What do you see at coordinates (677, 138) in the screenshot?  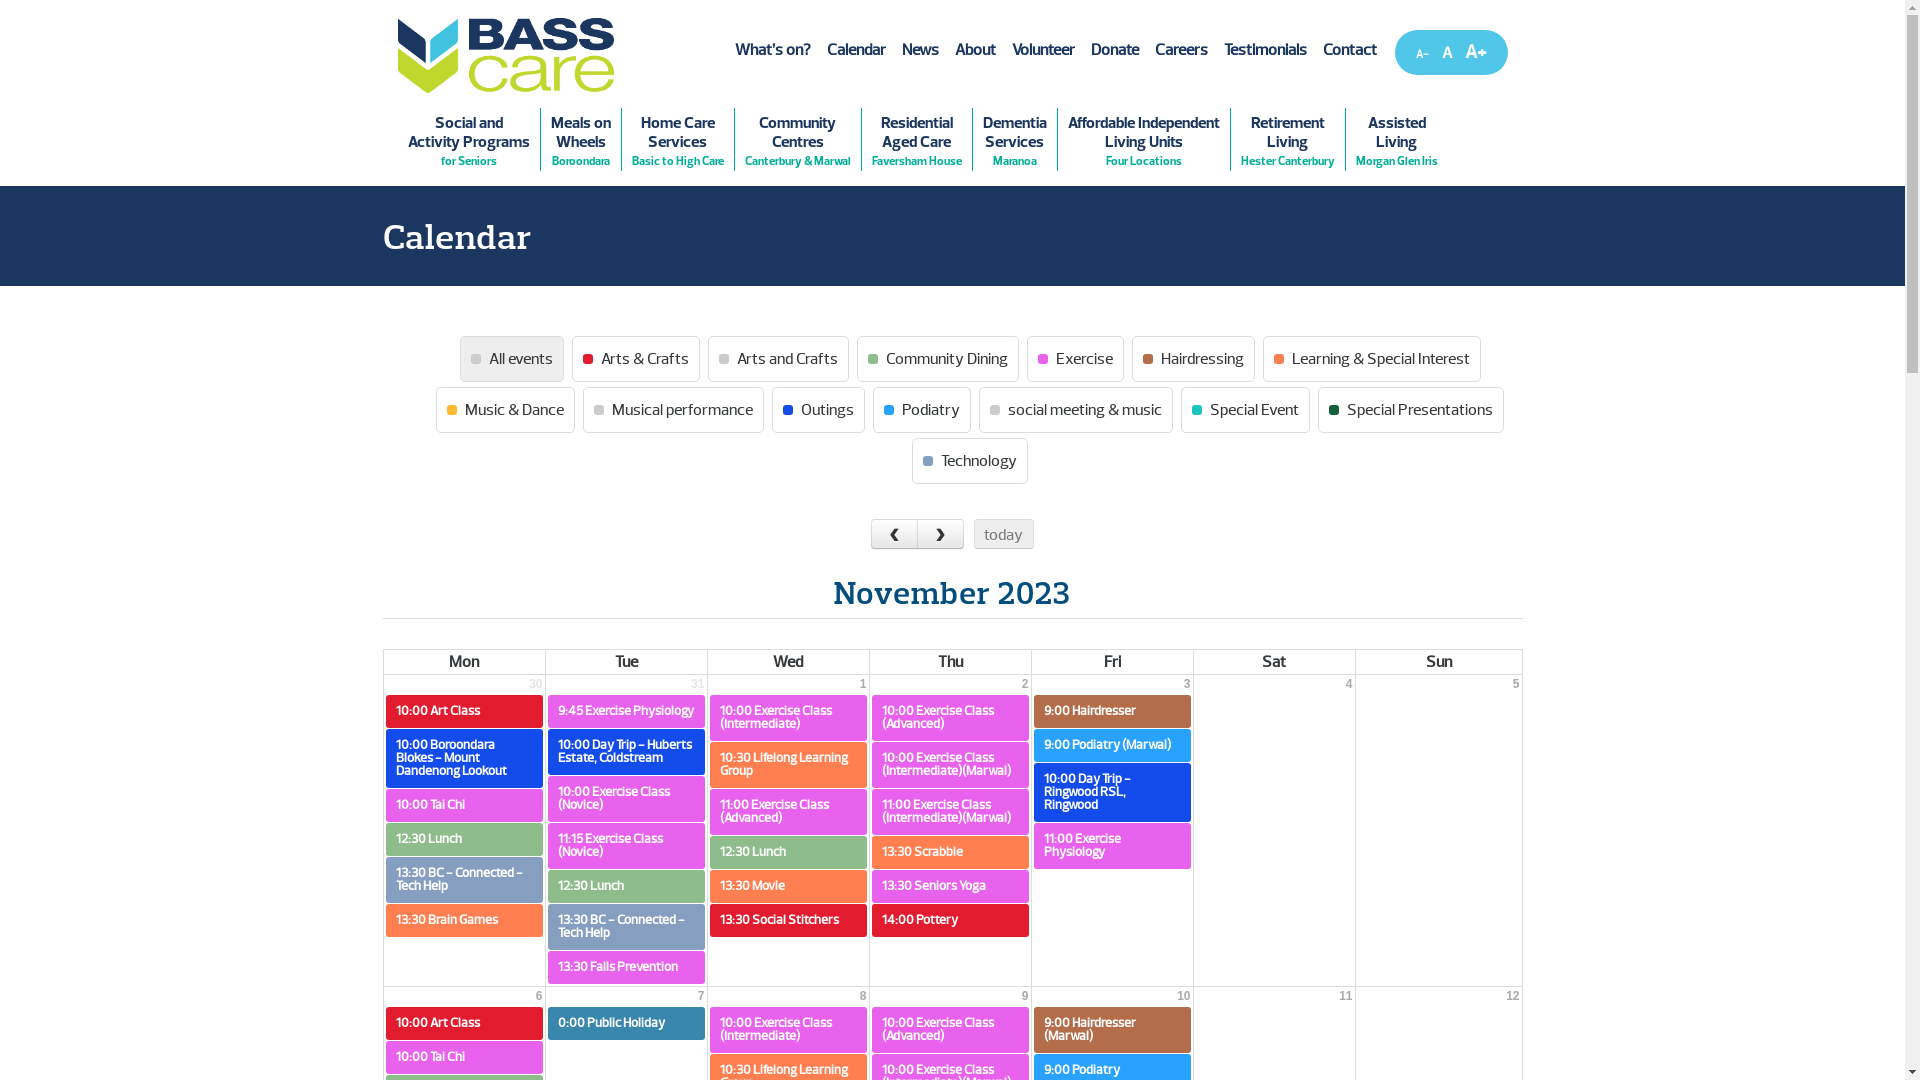 I see `'Home Care` at bounding box center [677, 138].